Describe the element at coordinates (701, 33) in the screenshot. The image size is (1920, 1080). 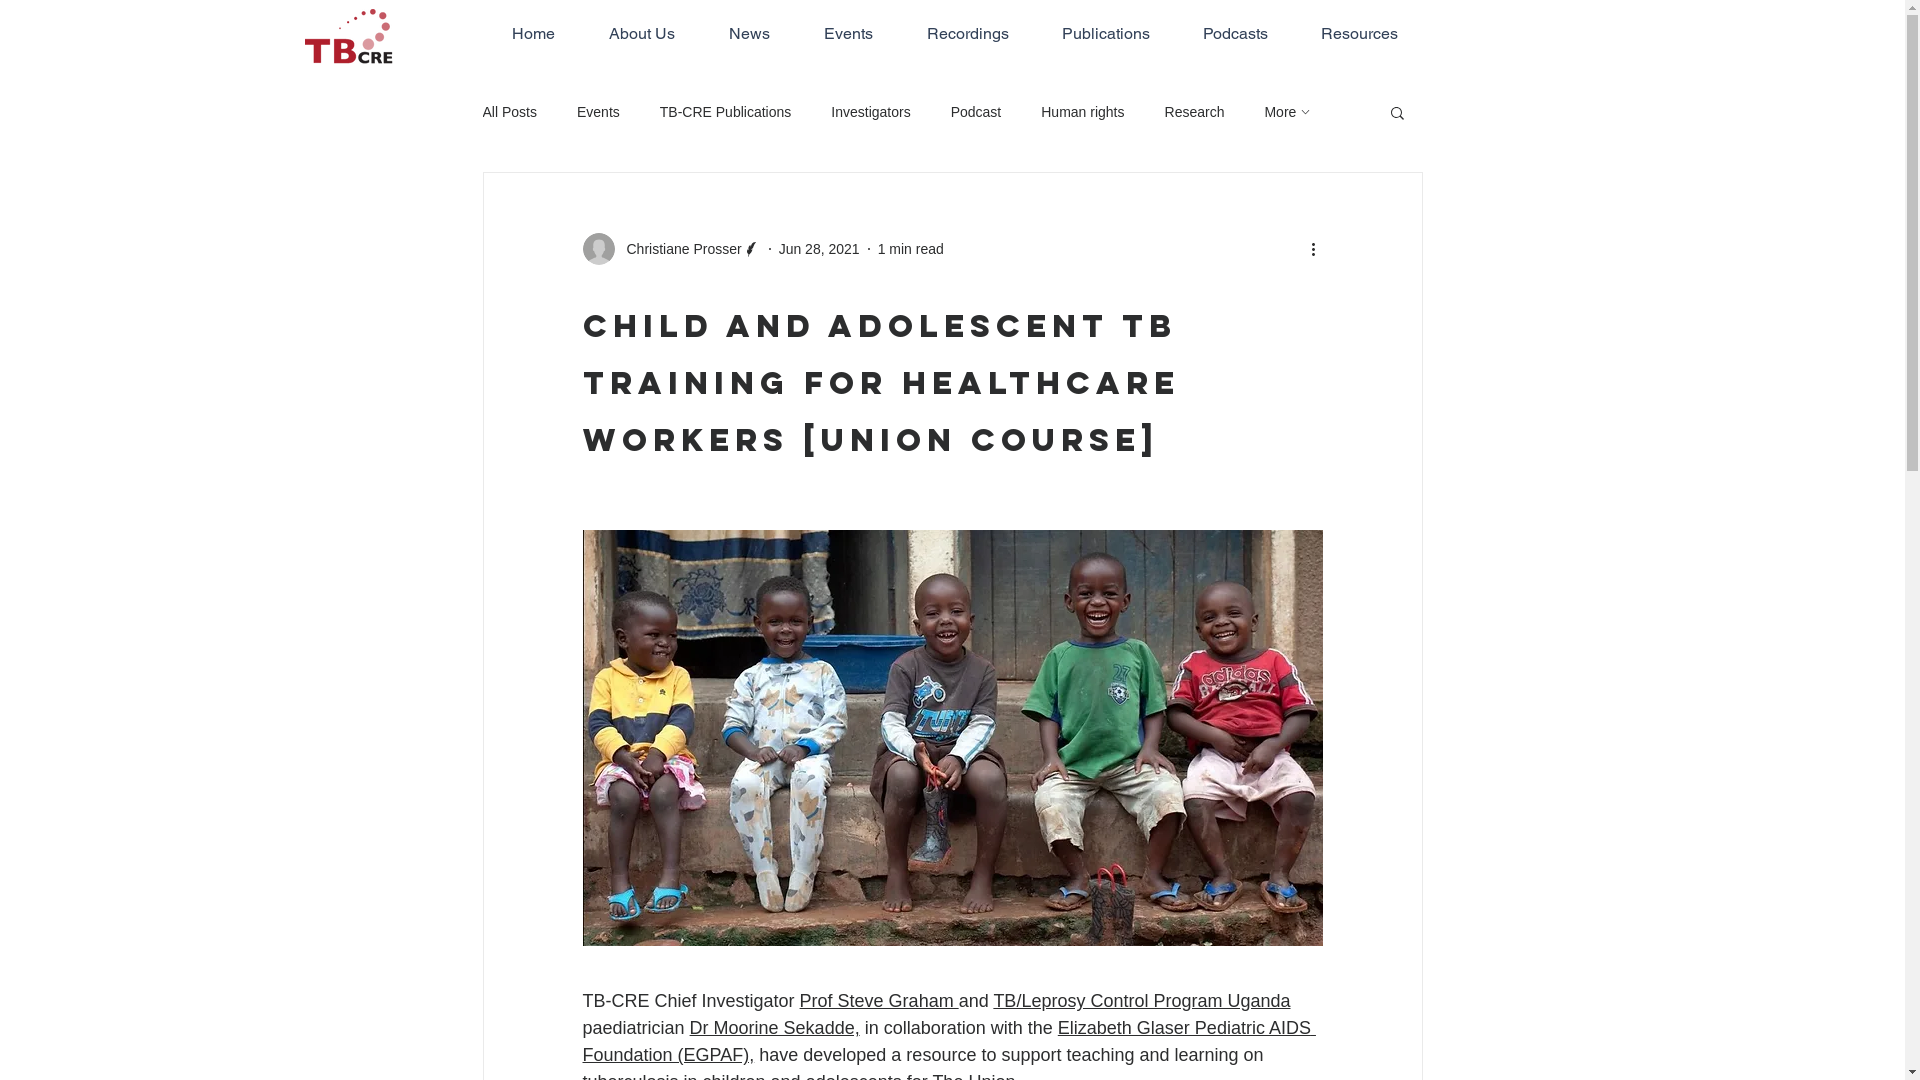
I see `'News'` at that location.